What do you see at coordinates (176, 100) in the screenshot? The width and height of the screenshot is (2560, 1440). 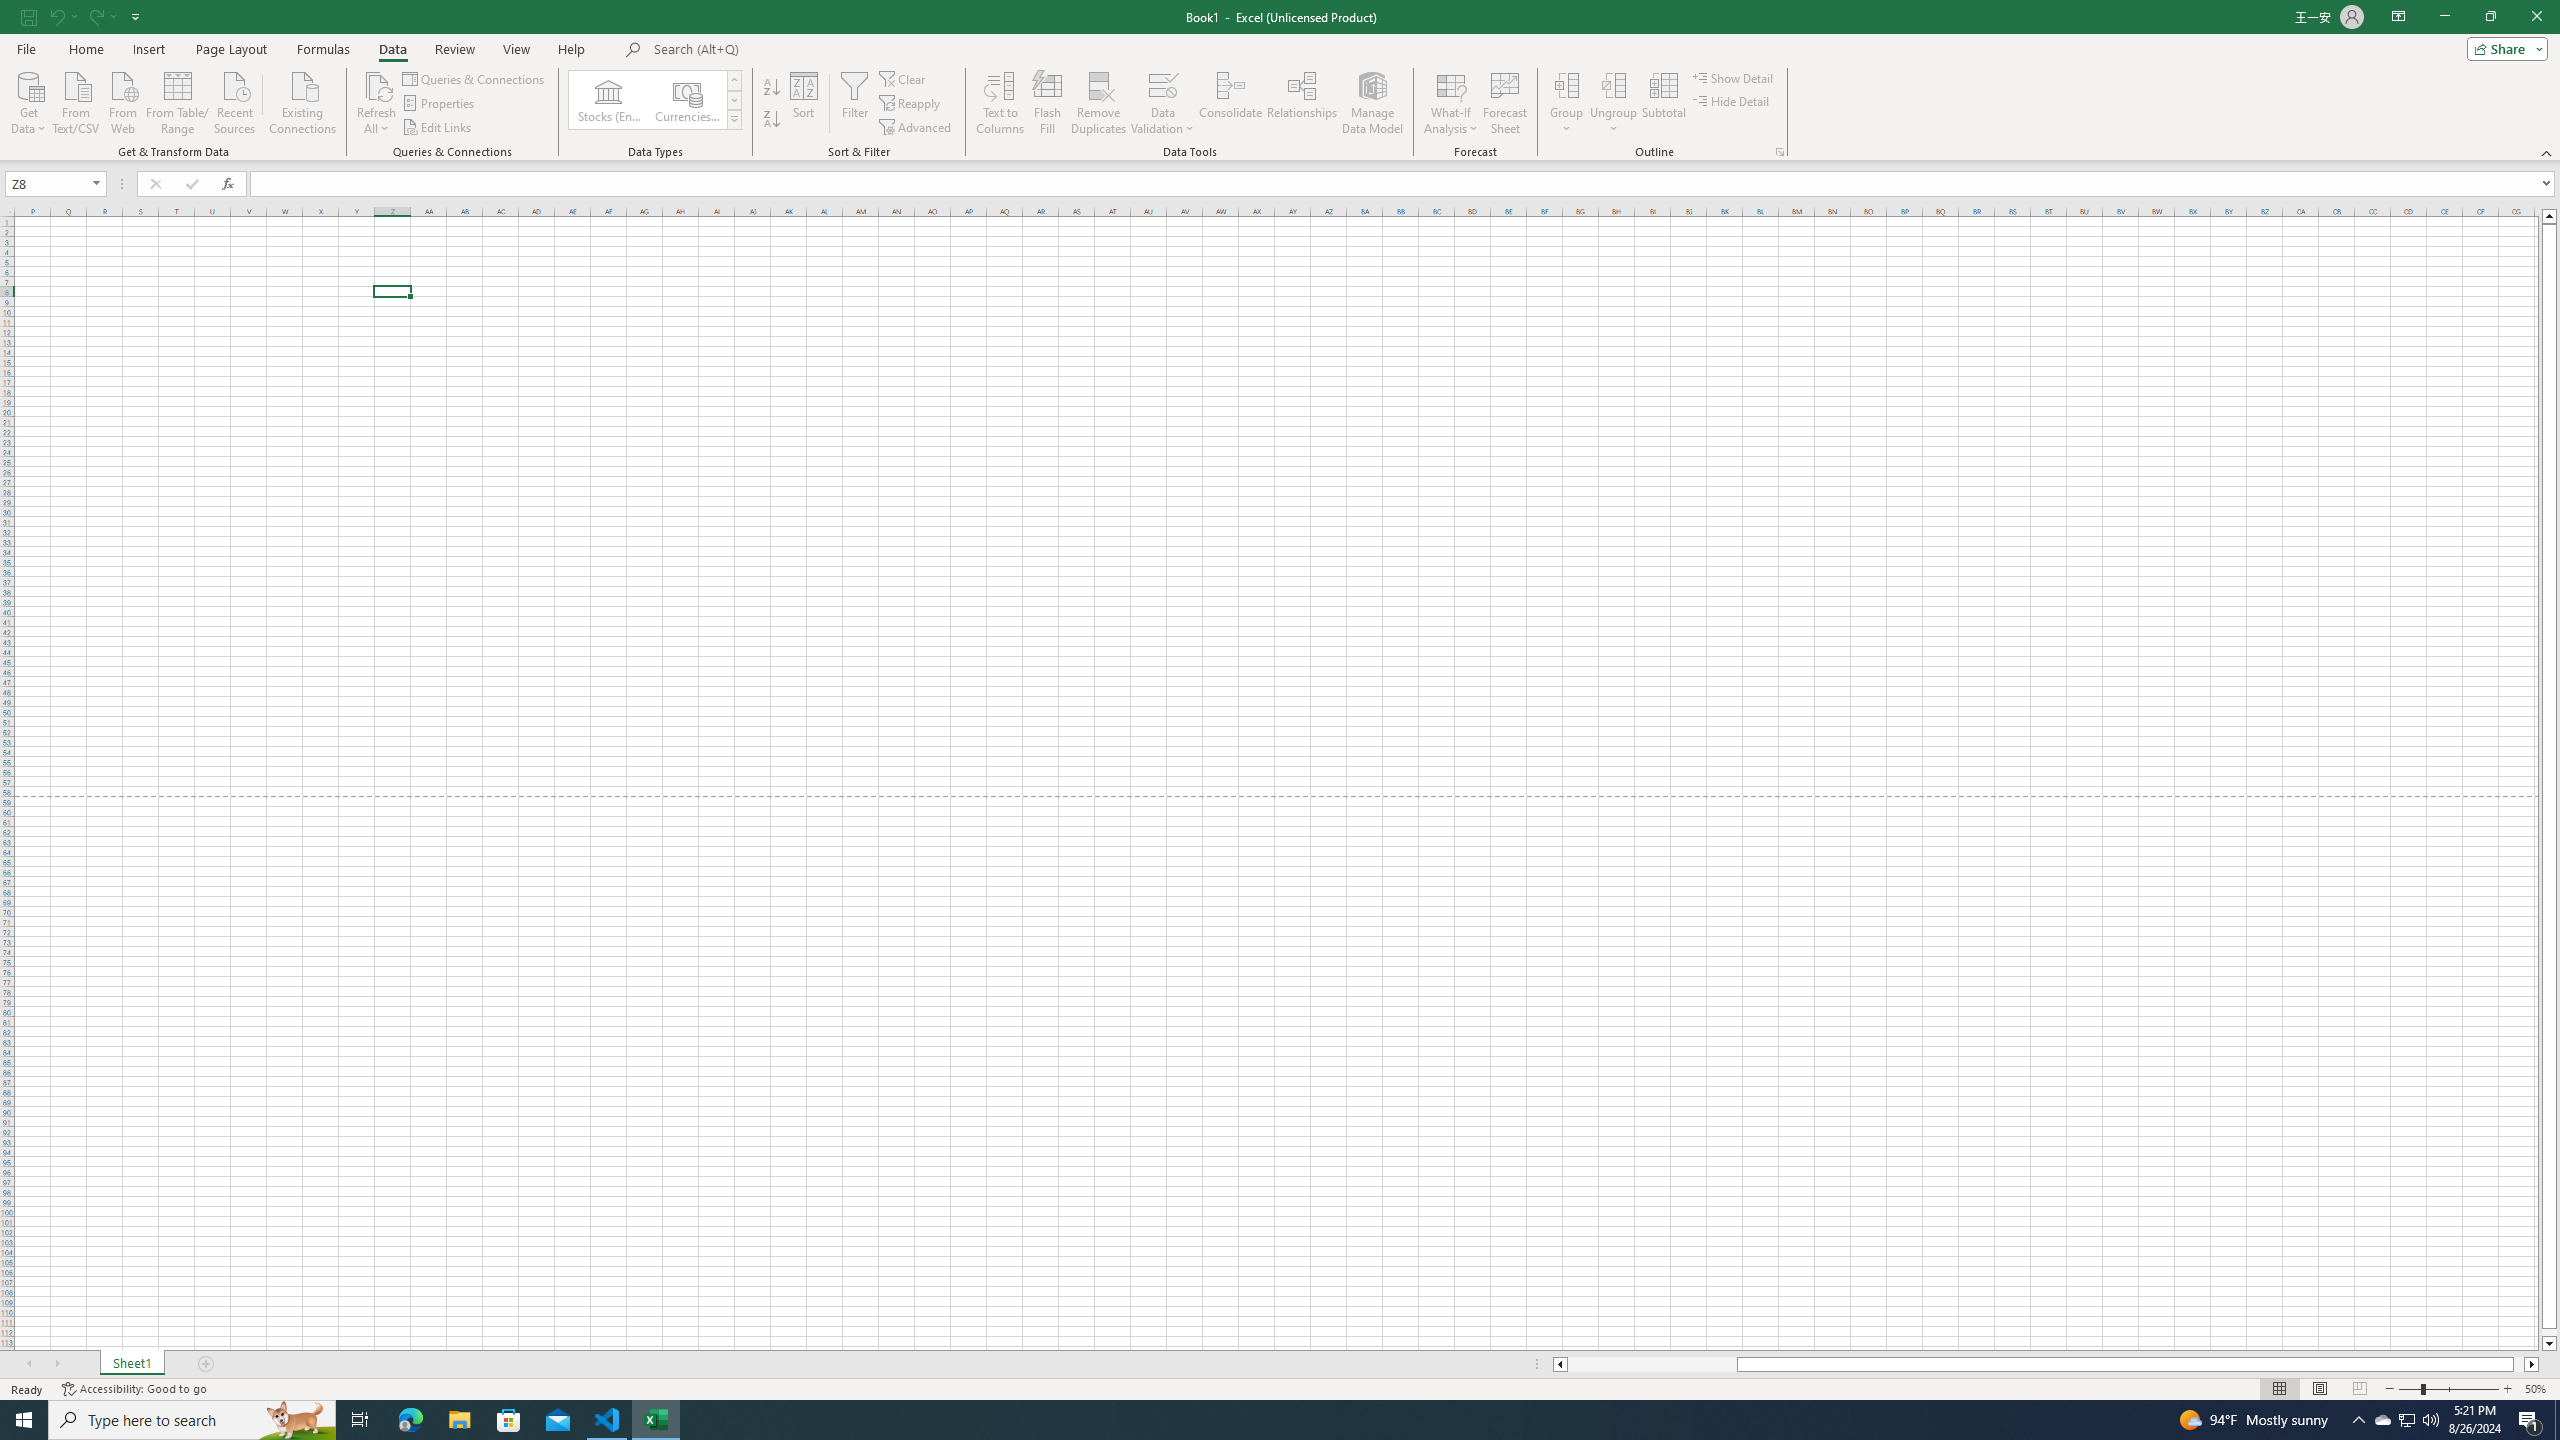 I see `'From Table/Range'` at bounding box center [176, 100].